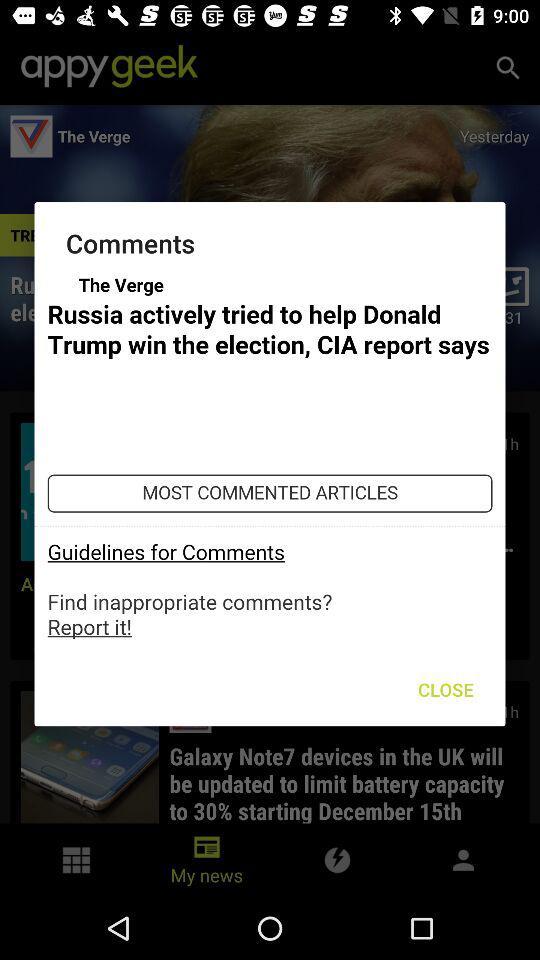 This screenshot has width=540, height=960. I want to click on open article, so click(270, 456).